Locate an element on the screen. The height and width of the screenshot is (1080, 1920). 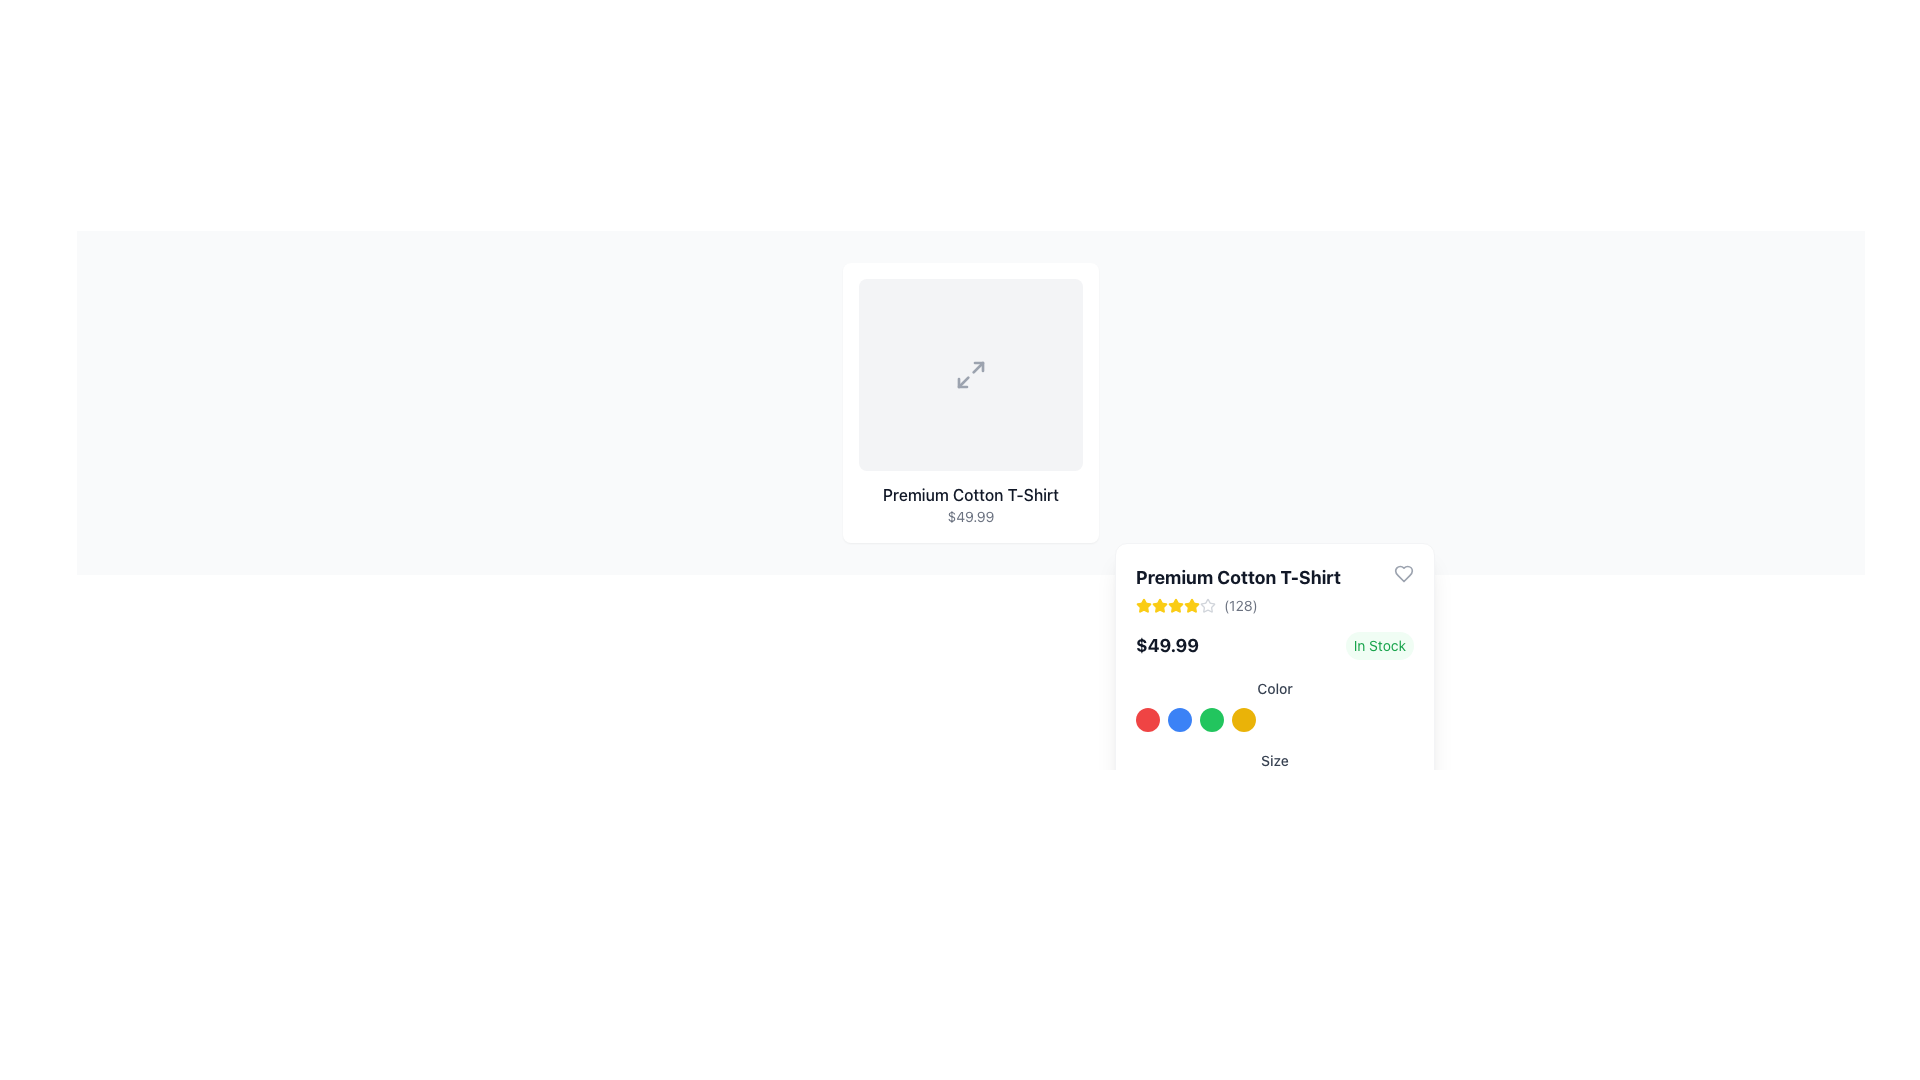
the label for the color selection options located below the 'In Stock' badge in the product detail card is located at coordinates (1274, 703).